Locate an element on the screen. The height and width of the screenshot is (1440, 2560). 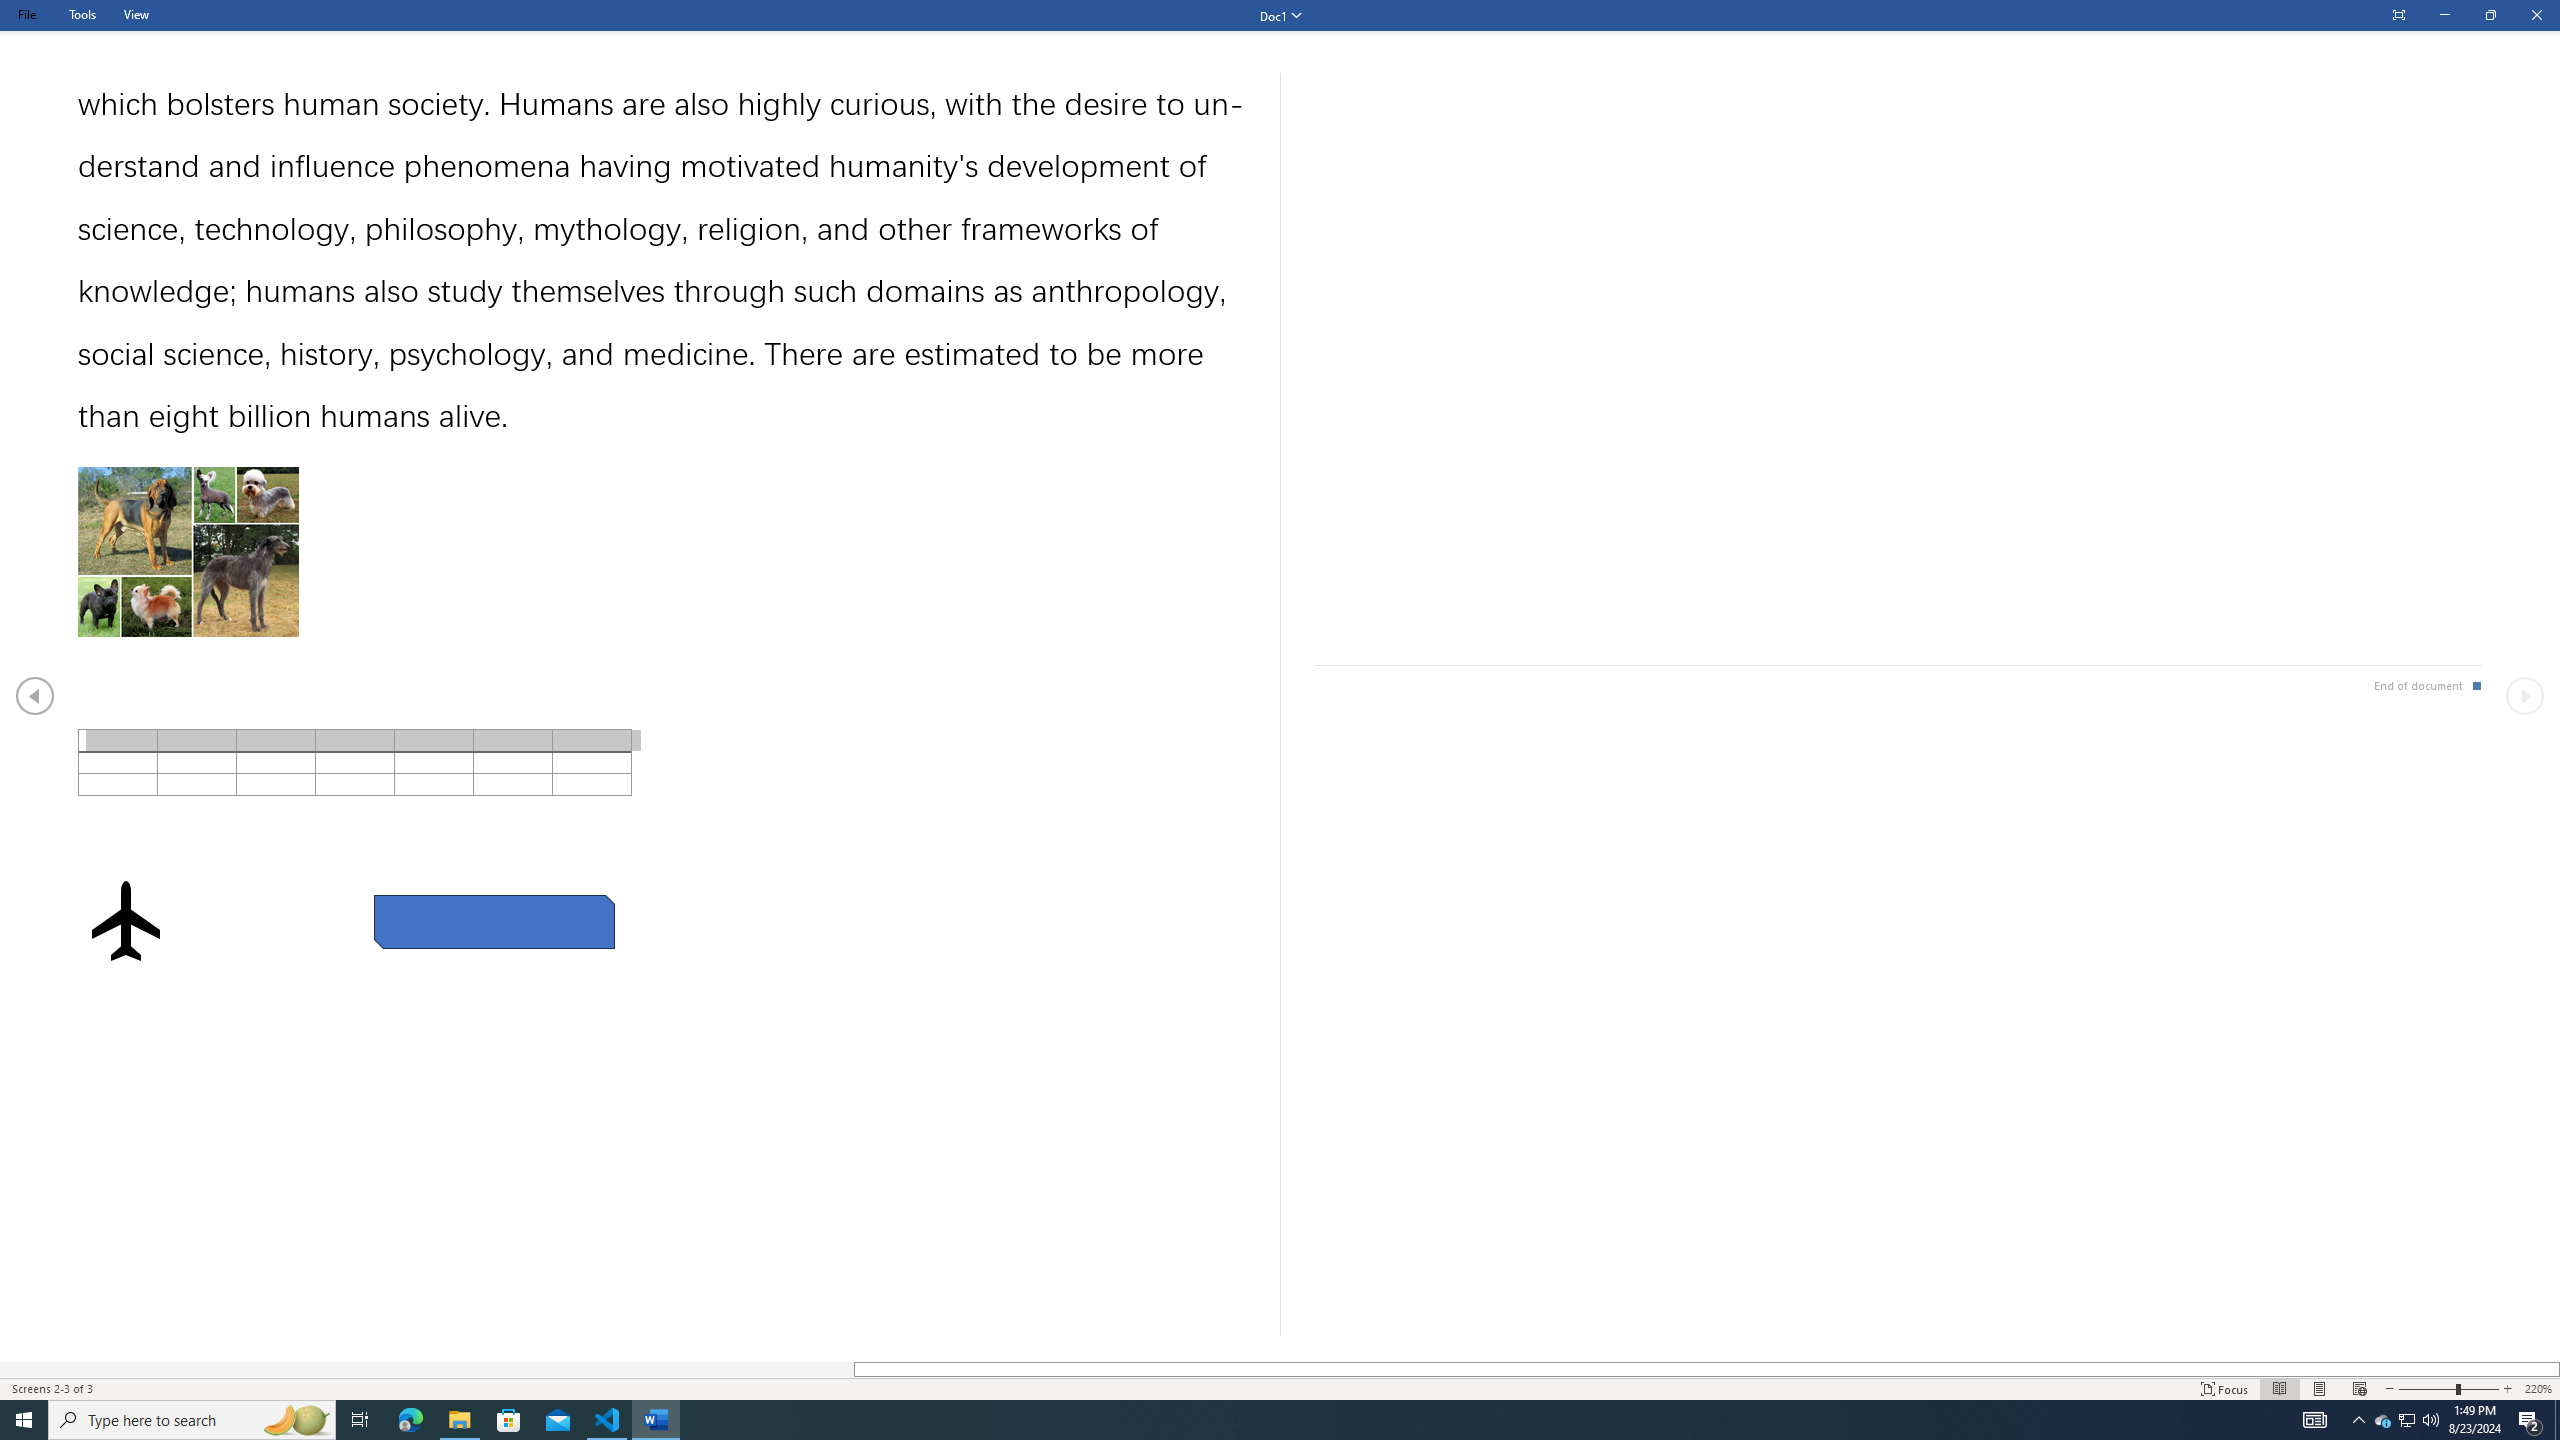
'Text Size' is located at coordinates (2447, 1389).